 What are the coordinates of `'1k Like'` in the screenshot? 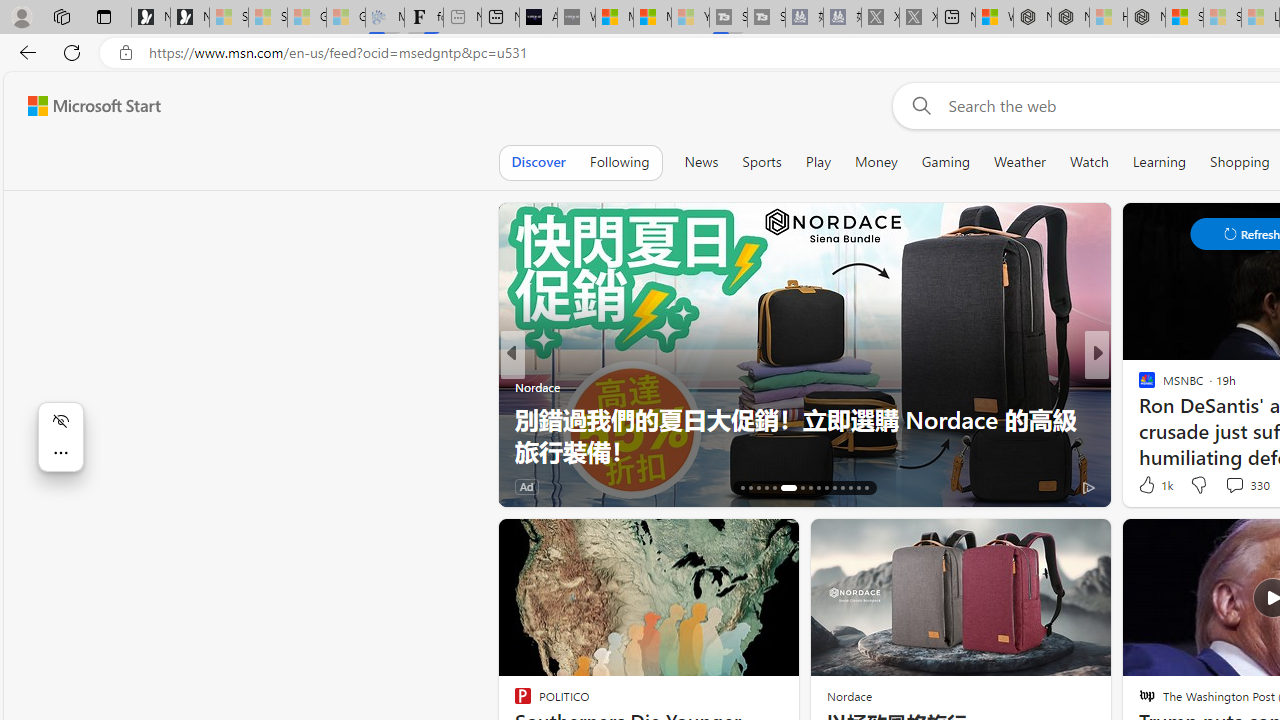 It's located at (1154, 484).